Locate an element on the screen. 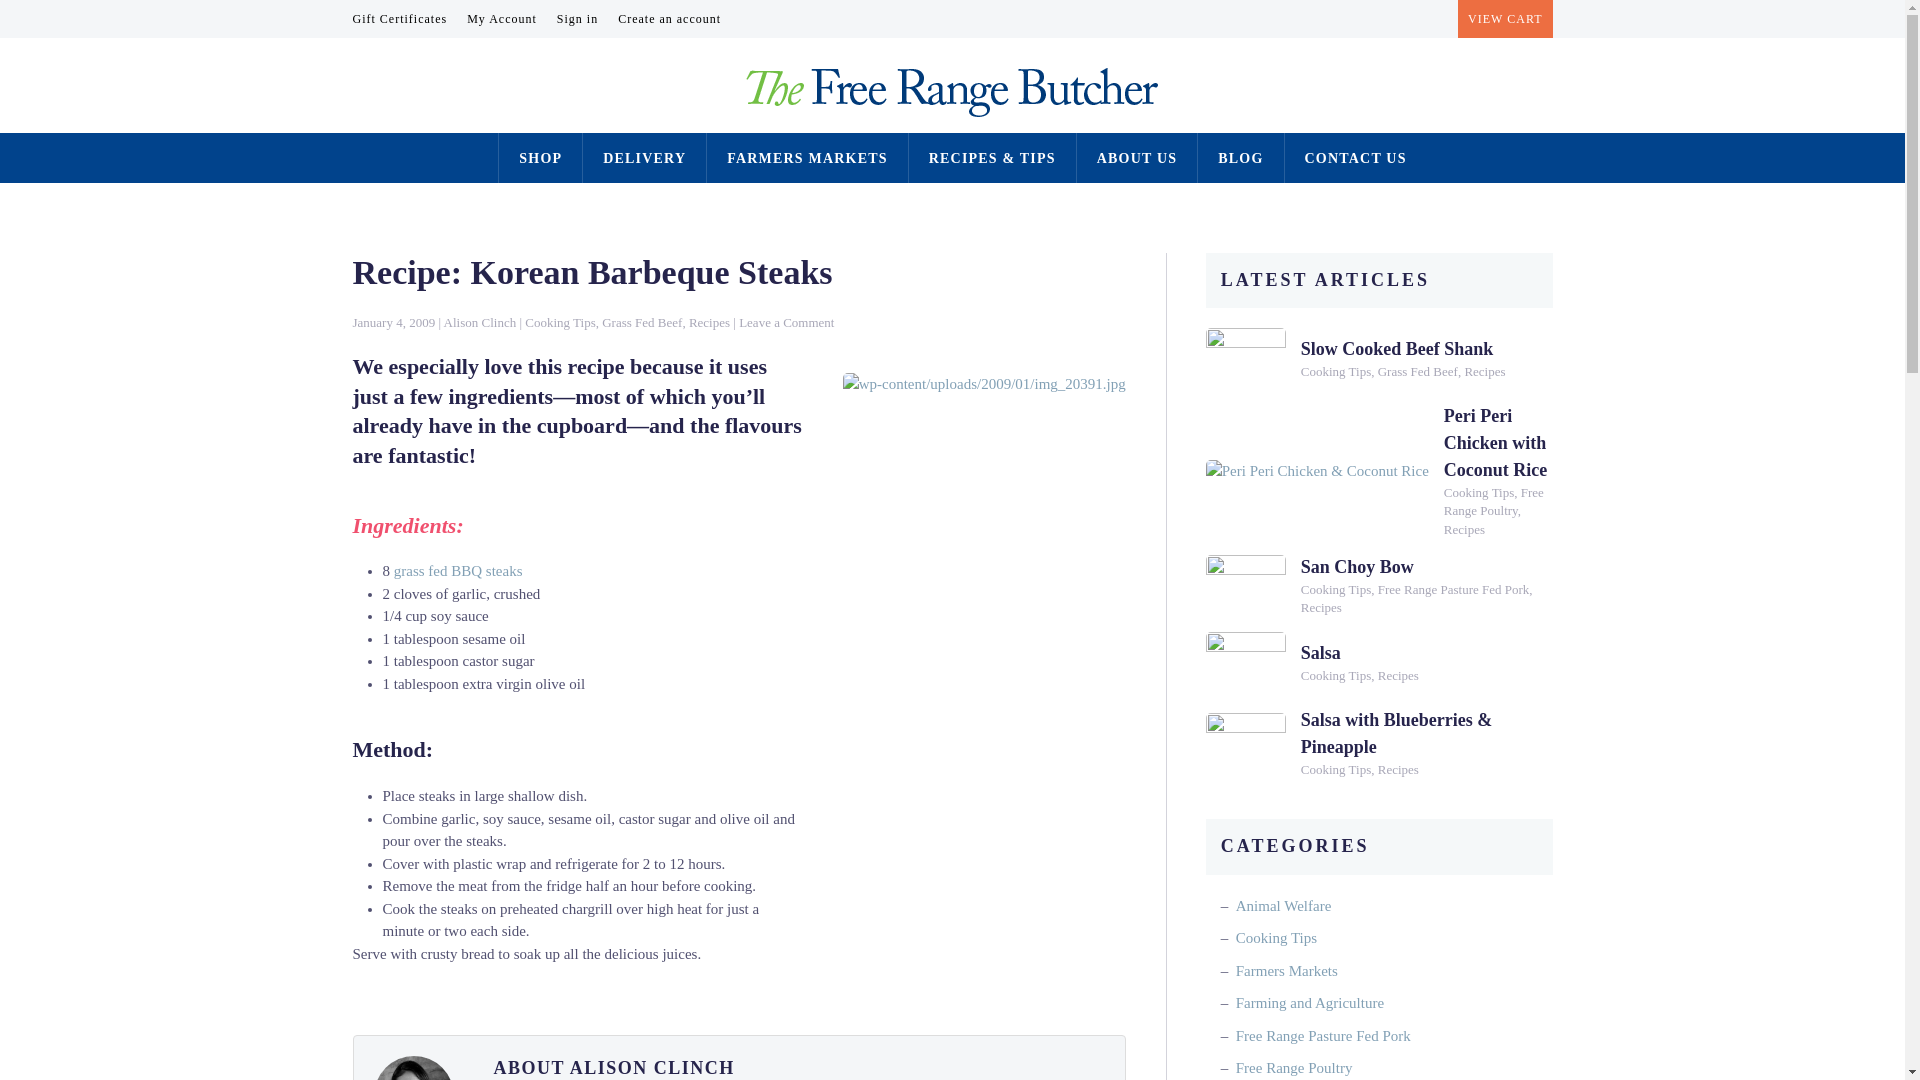 This screenshot has width=1920, height=1080. 'Create an account' is located at coordinates (669, 19).